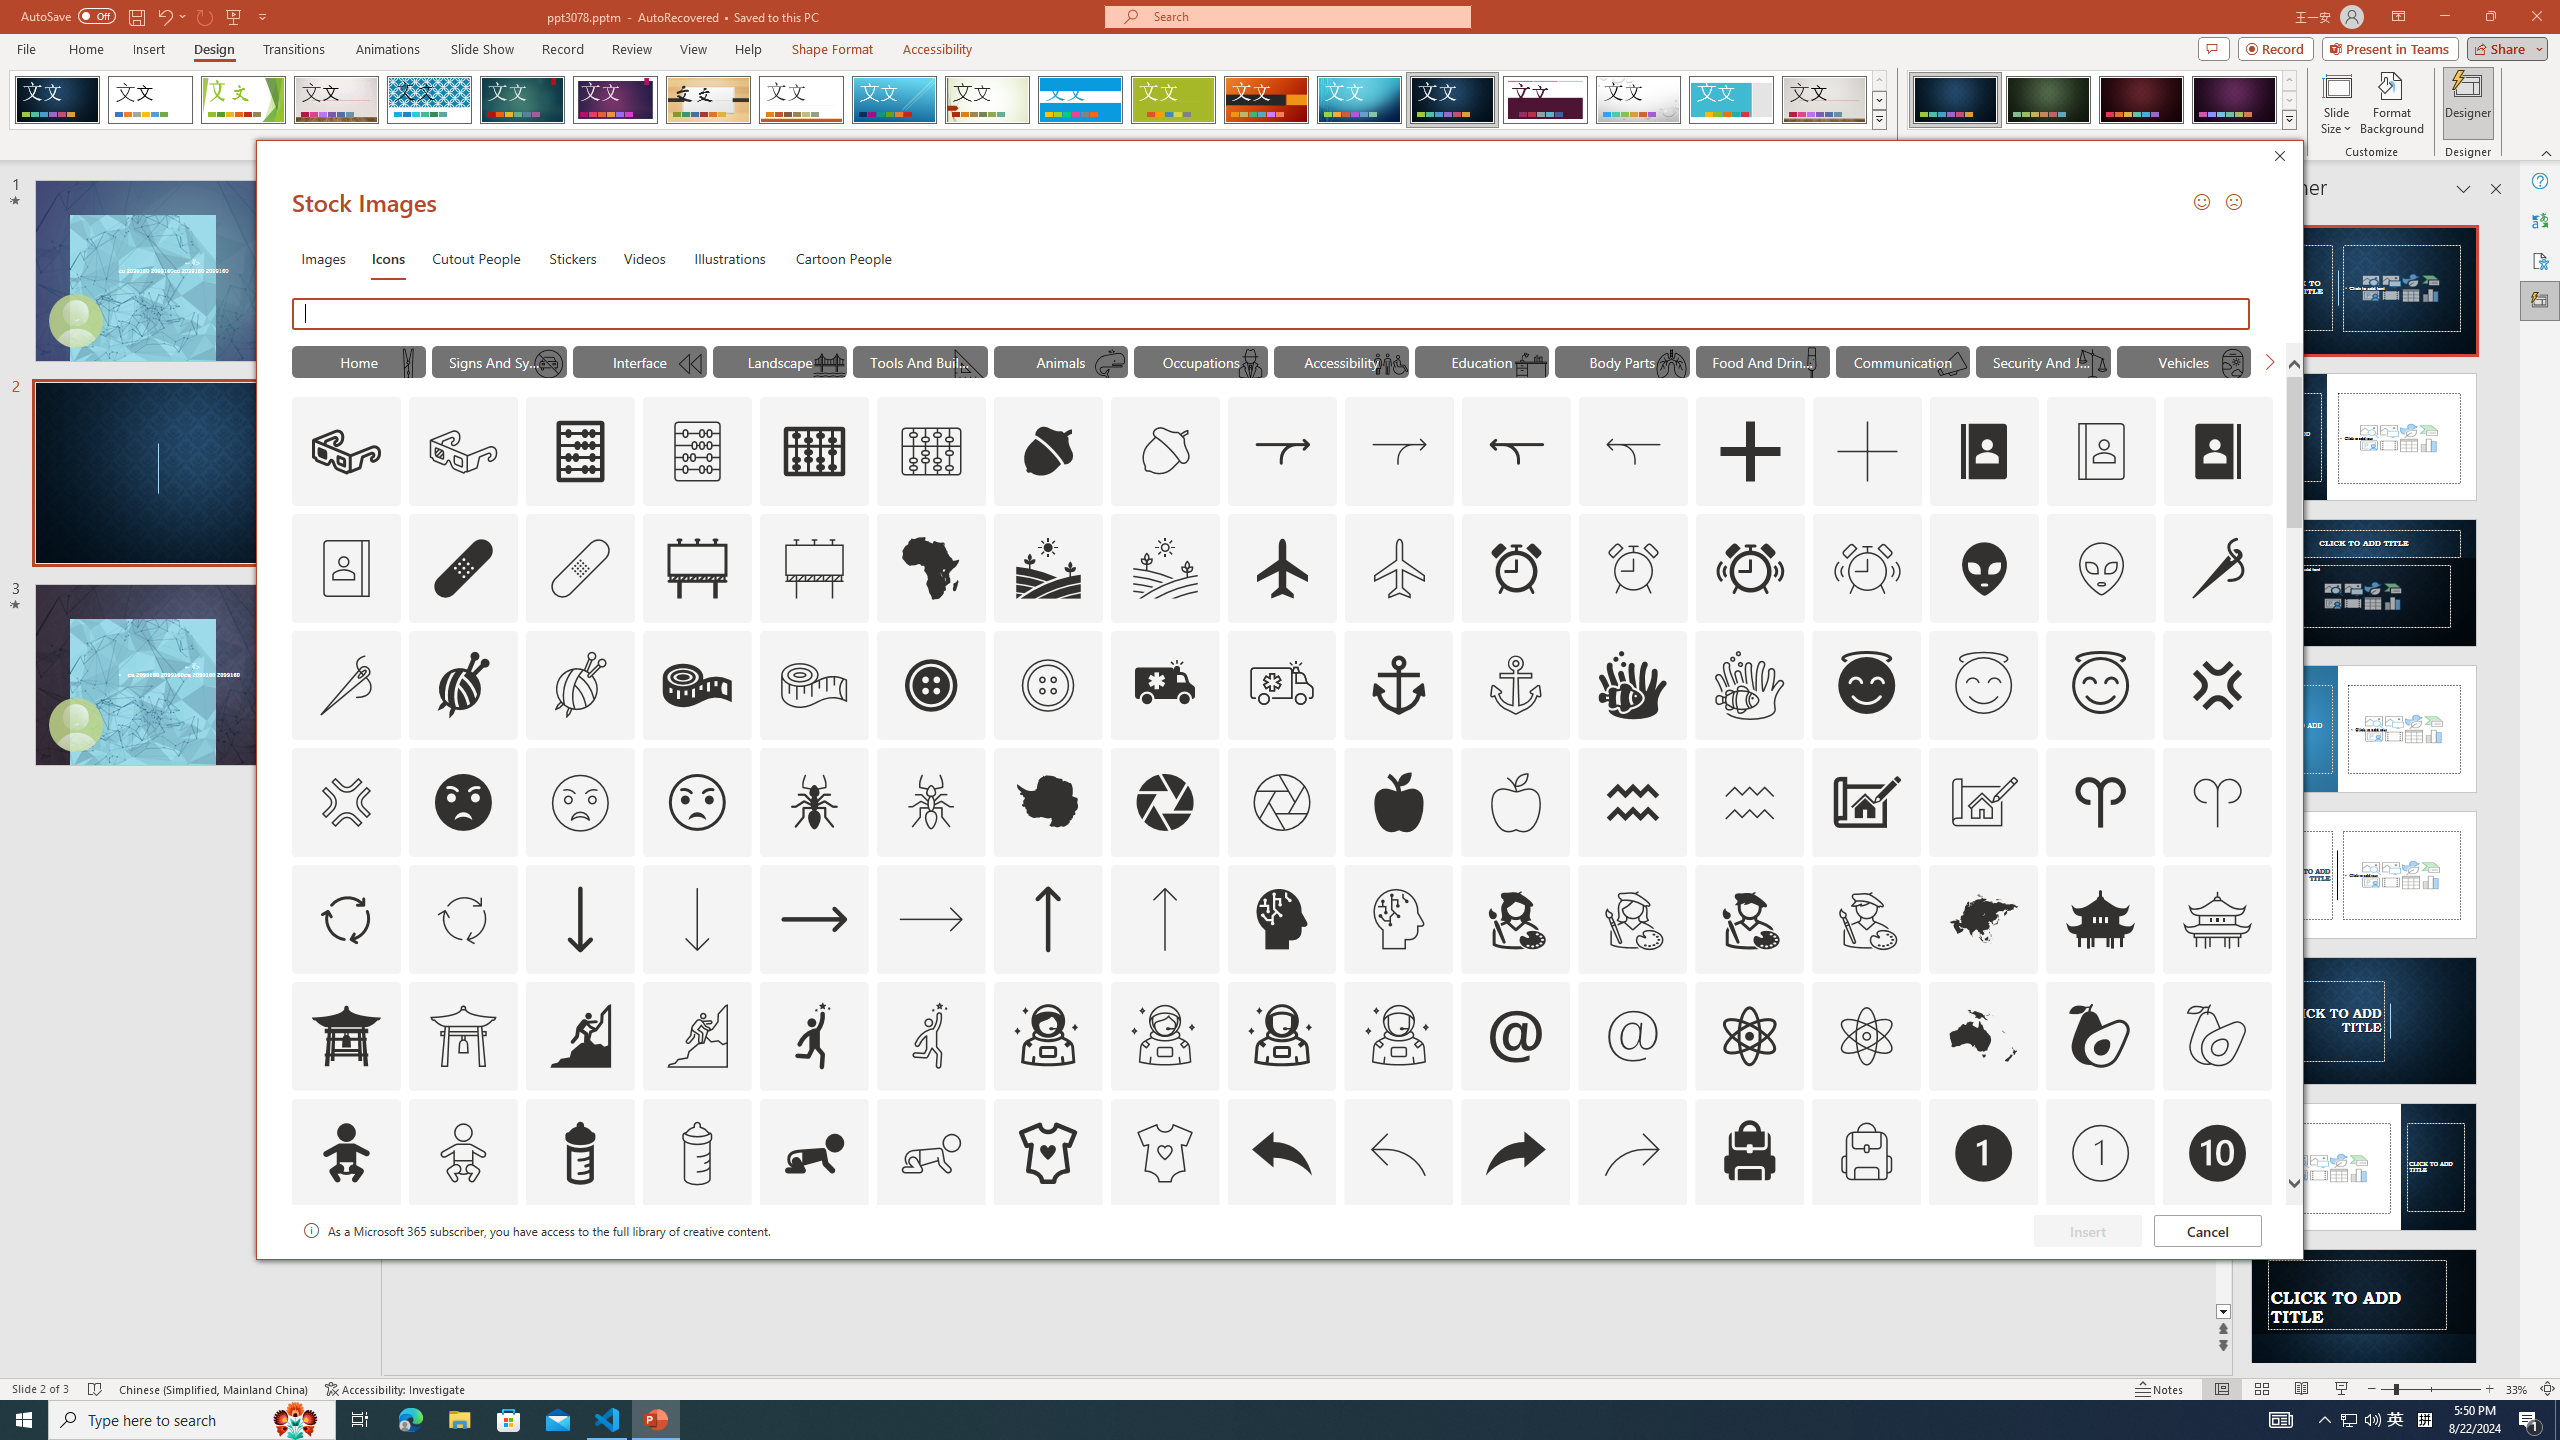  Describe the element at coordinates (1281, 685) in the screenshot. I see `'AutomationID: Icons_Ambulance_M'` at that location.